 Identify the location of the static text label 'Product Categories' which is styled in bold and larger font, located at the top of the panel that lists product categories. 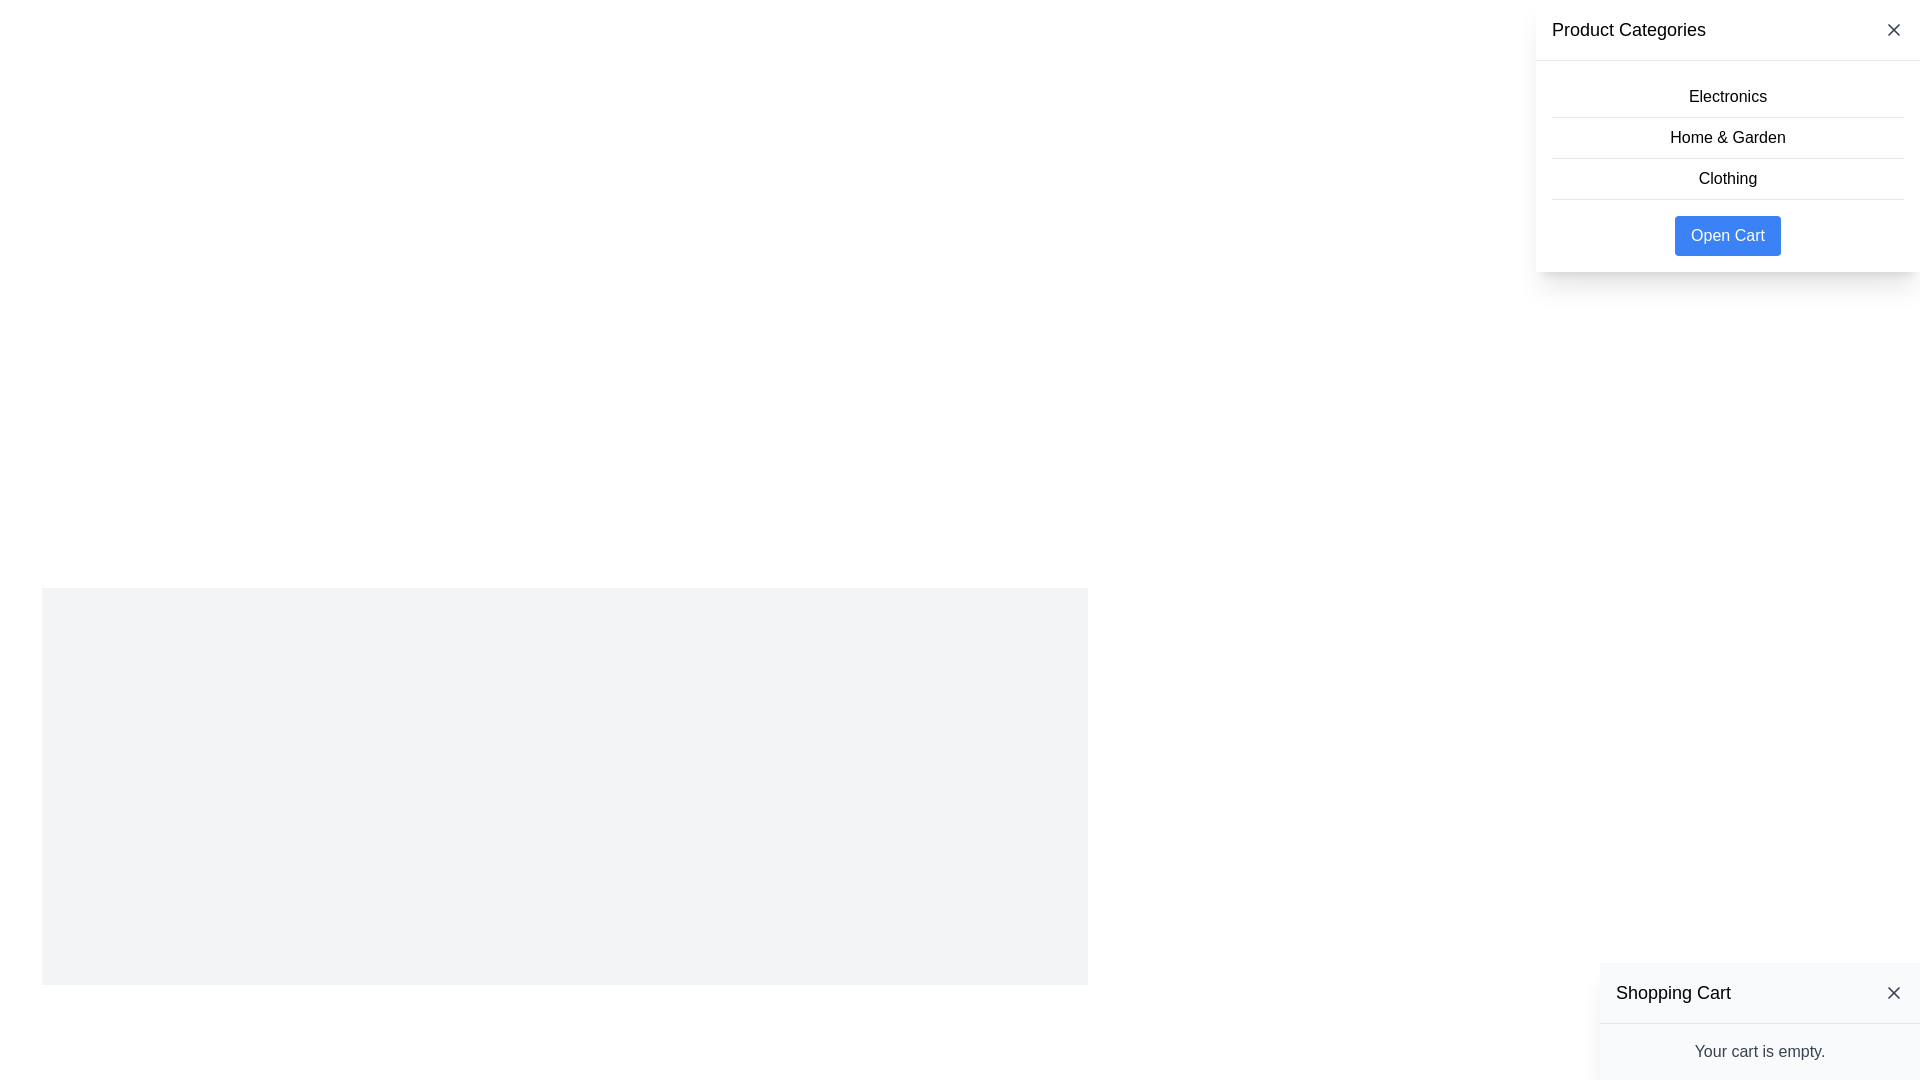
(1629, 30).